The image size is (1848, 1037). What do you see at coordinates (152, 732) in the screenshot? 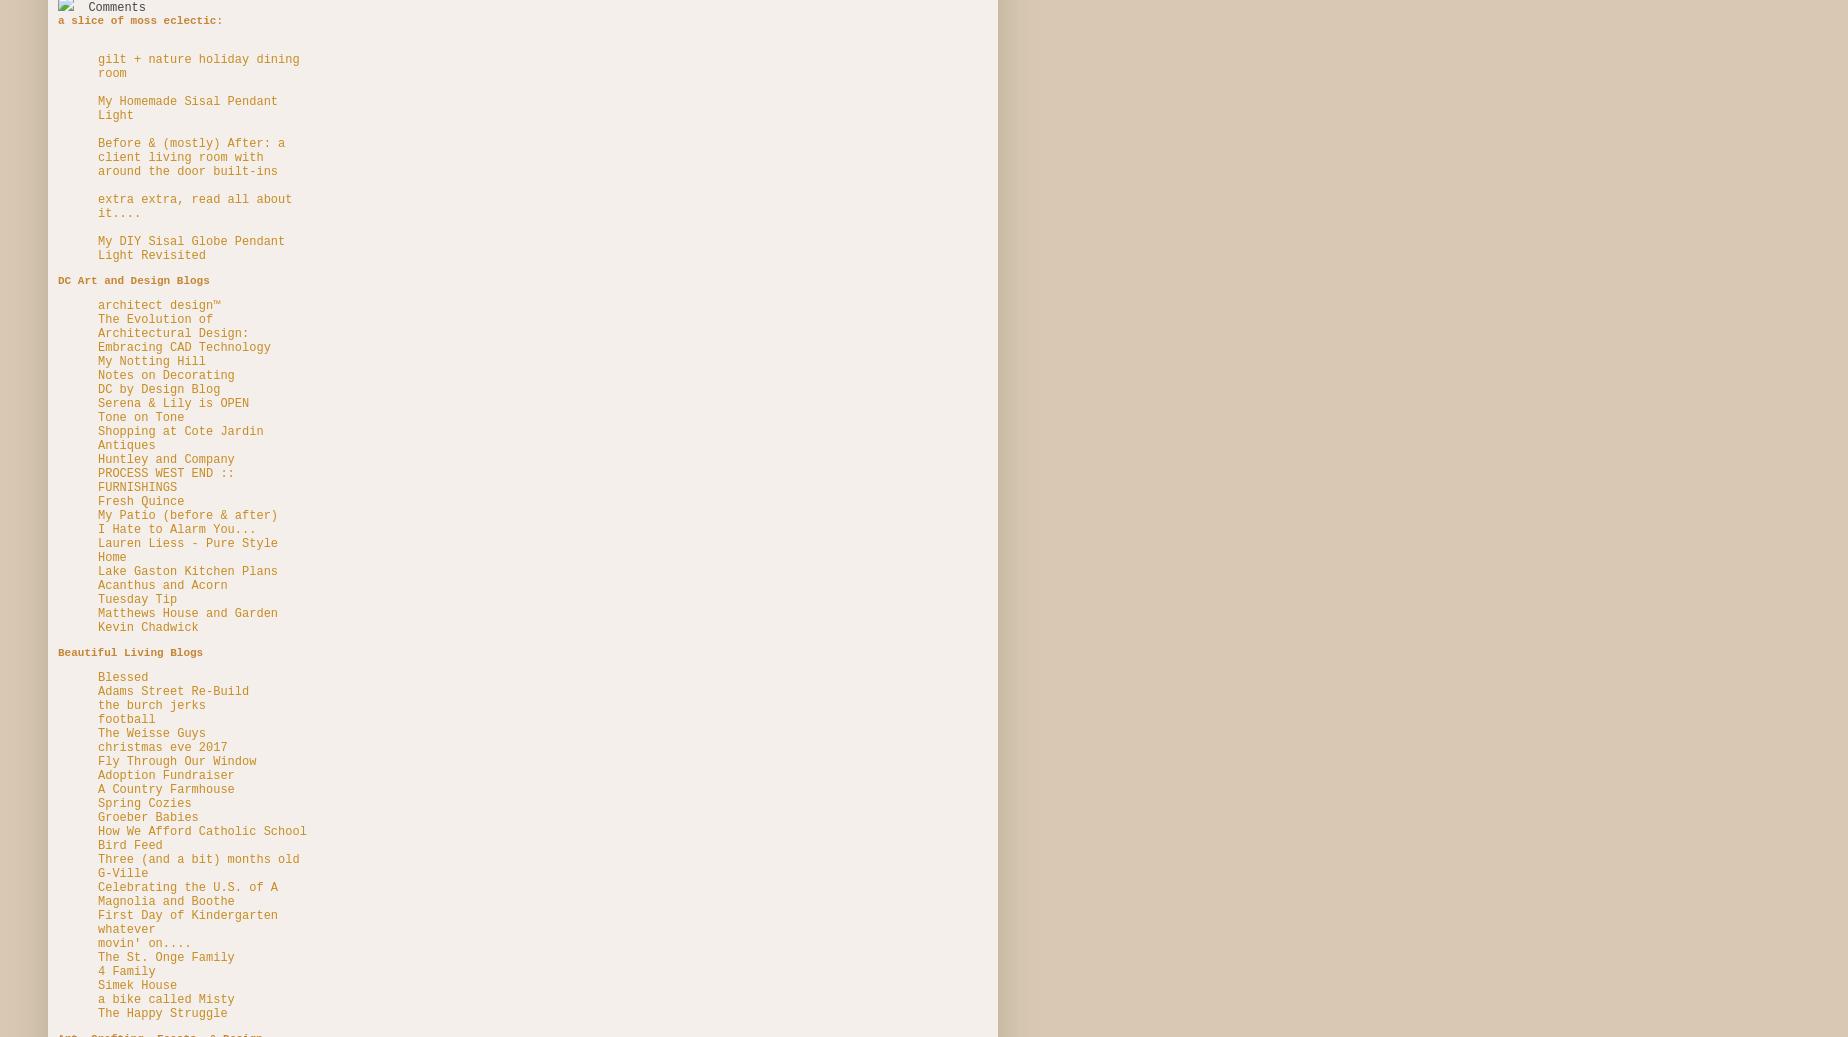
I see `'The Weisse Guys'` at bounding box center [152, 732].